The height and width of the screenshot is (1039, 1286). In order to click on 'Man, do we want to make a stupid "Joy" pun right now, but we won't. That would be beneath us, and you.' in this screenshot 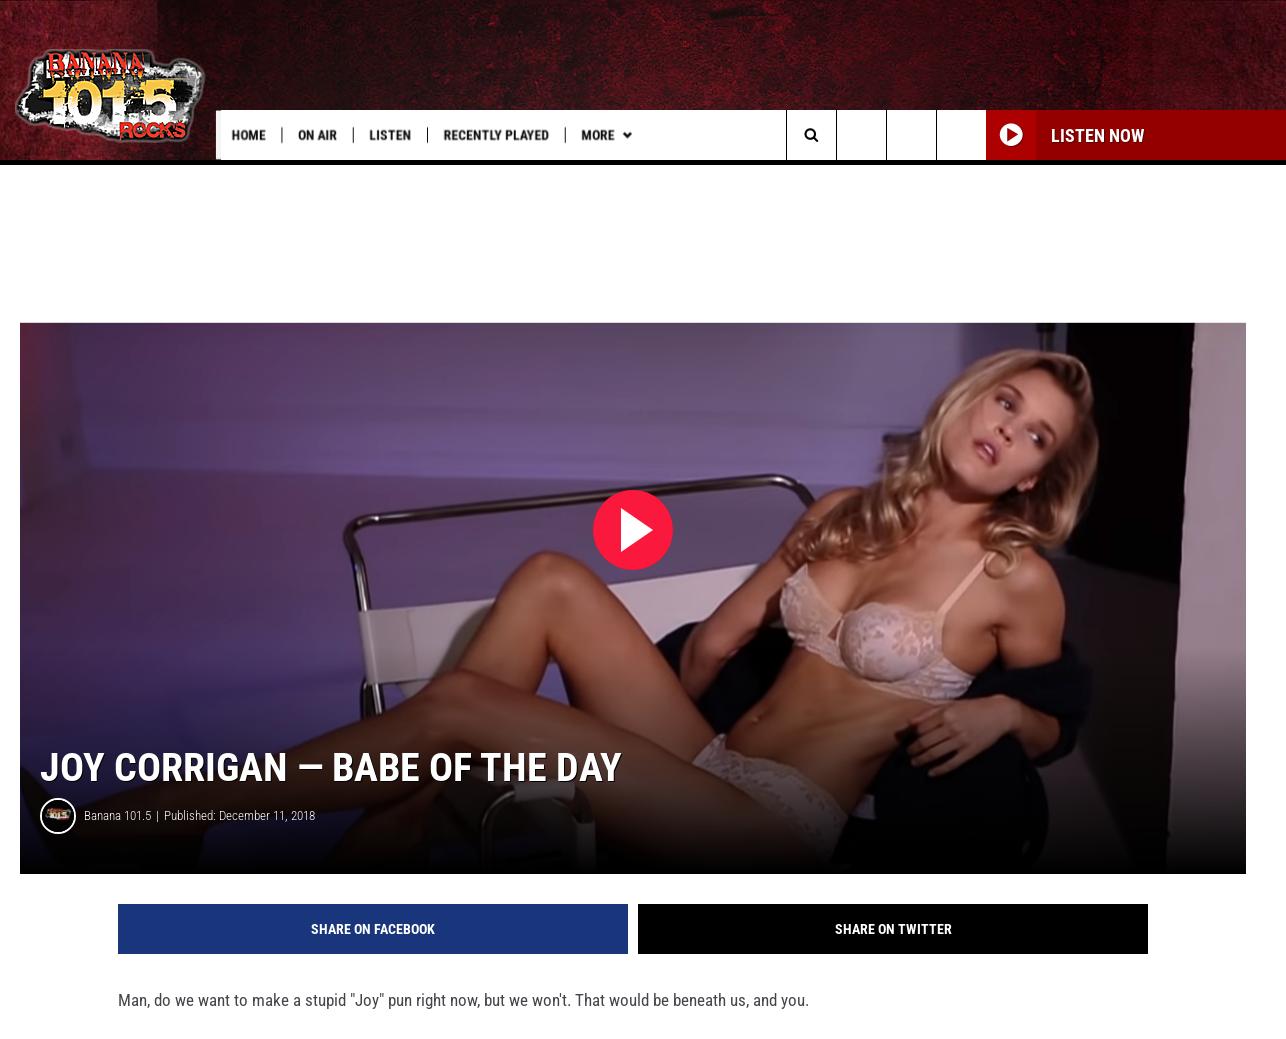, I will do `click(462, 1027)`.